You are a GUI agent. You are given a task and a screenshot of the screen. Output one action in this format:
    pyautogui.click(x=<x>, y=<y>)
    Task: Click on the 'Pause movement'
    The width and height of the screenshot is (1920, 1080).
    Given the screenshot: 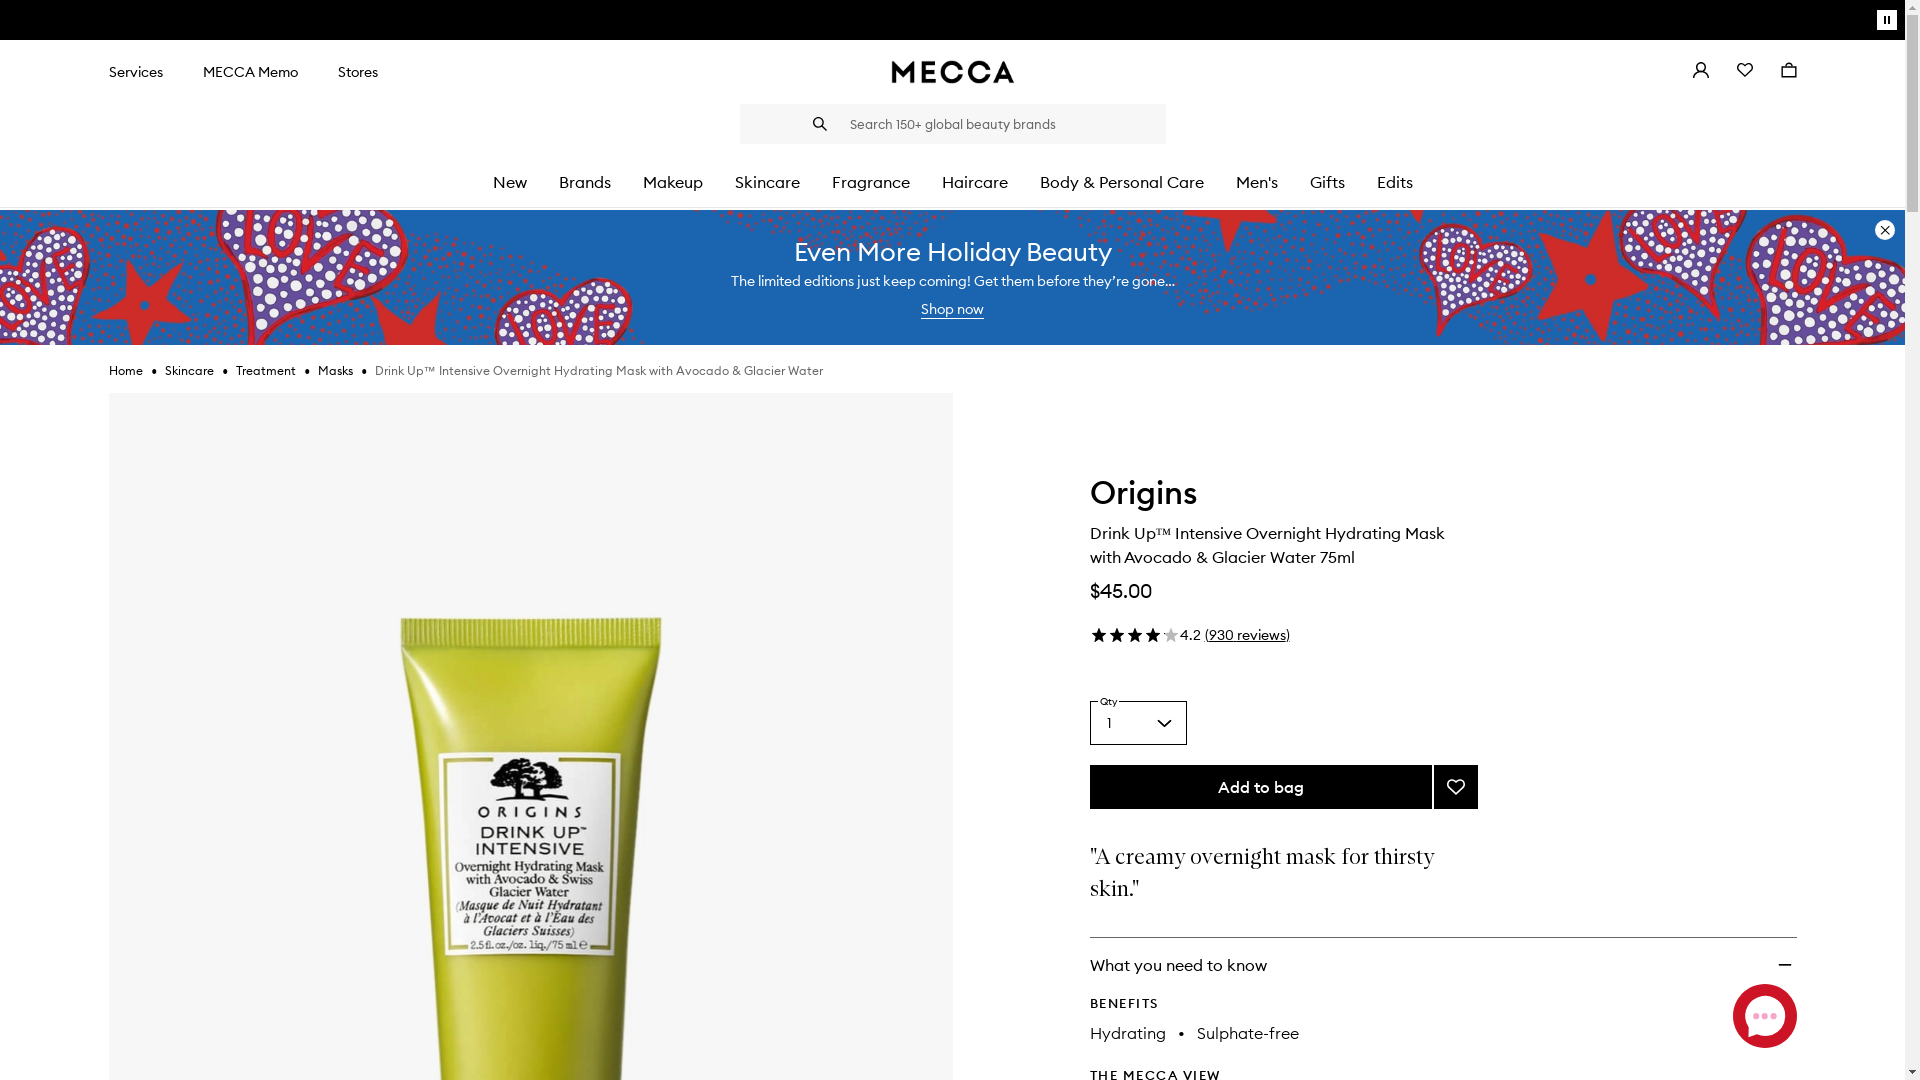 What is the action you would take?
    pyautogui.click(x=1875, y=19)
    